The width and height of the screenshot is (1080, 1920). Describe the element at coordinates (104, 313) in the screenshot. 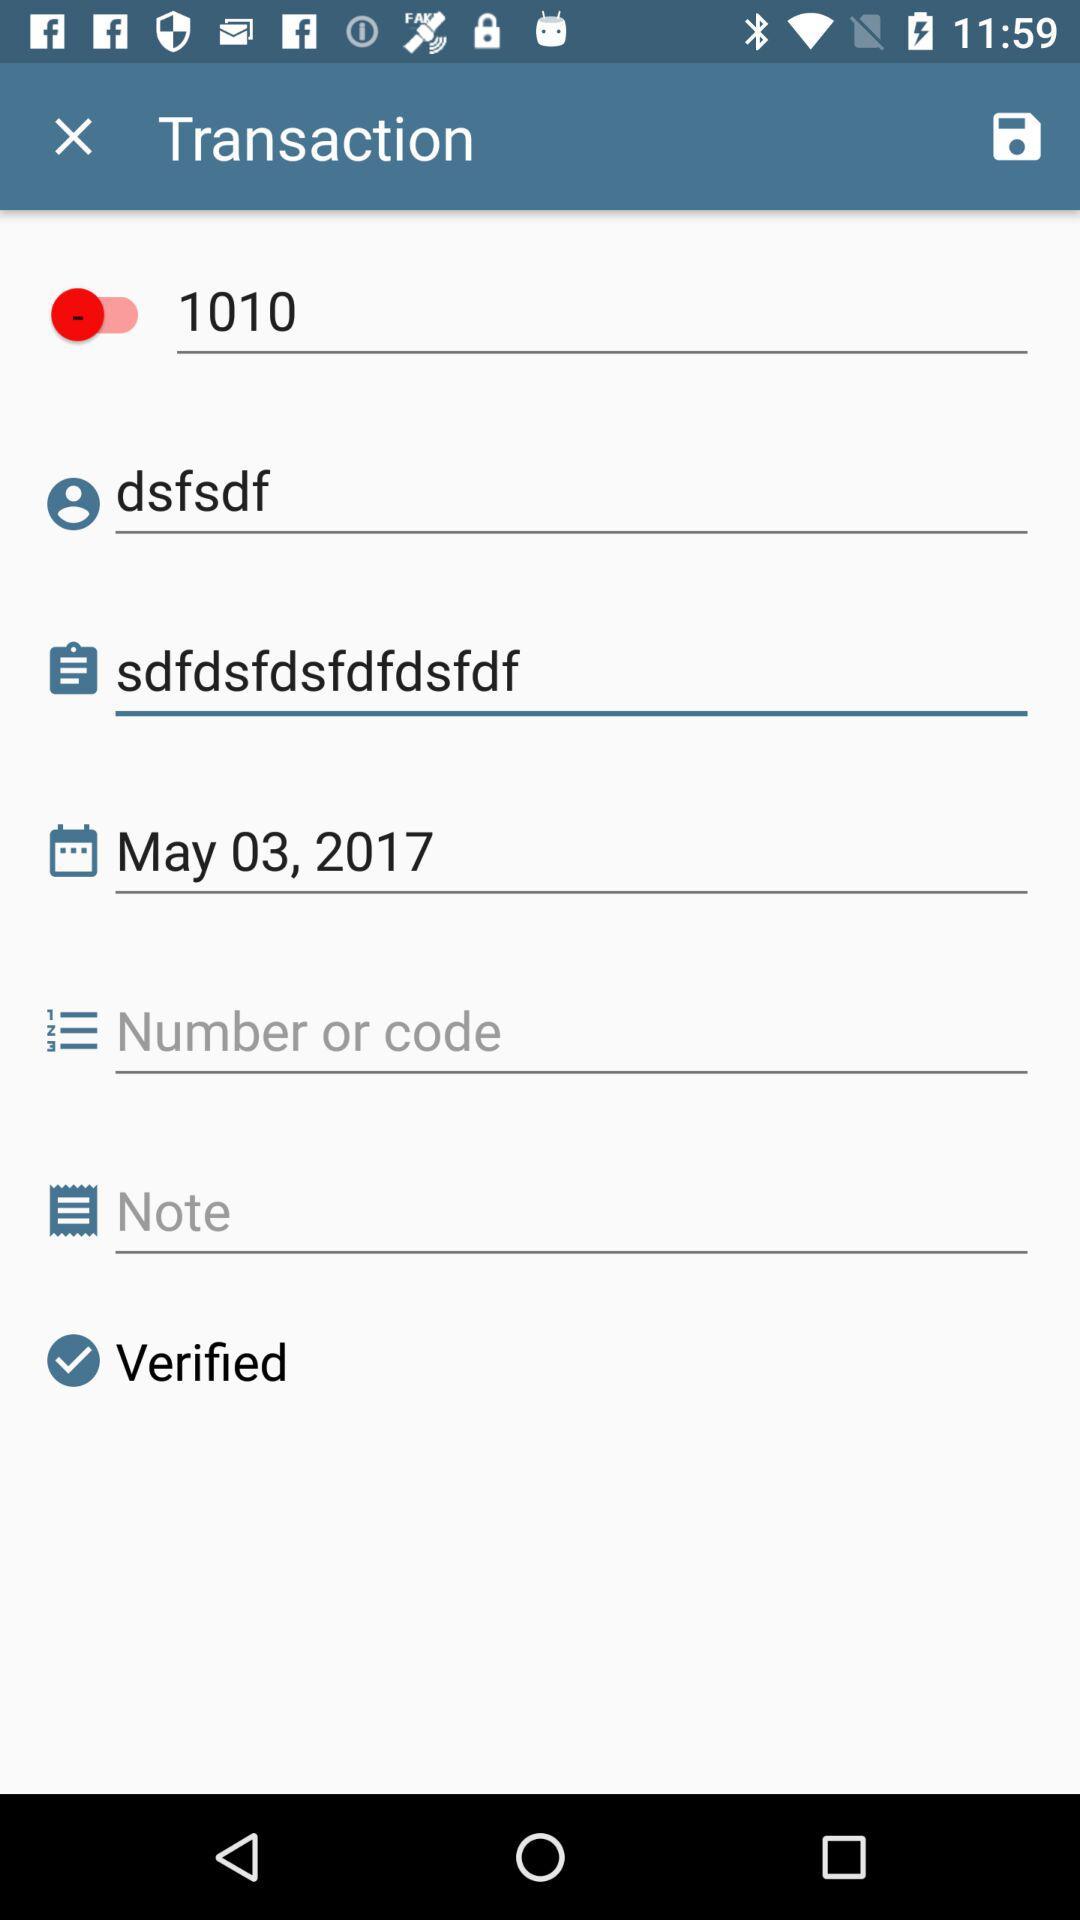

I see `switch option off` at that location.